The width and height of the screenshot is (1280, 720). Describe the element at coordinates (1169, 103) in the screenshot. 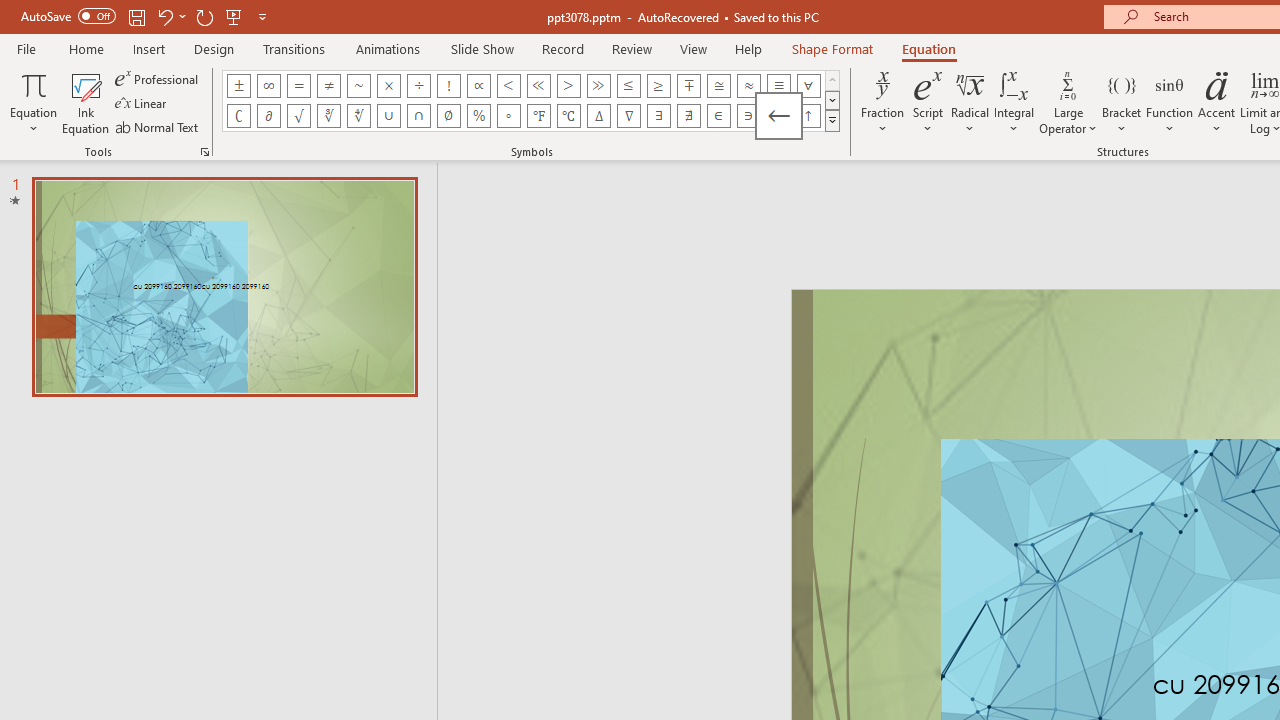

I see `'Function'` at that location.